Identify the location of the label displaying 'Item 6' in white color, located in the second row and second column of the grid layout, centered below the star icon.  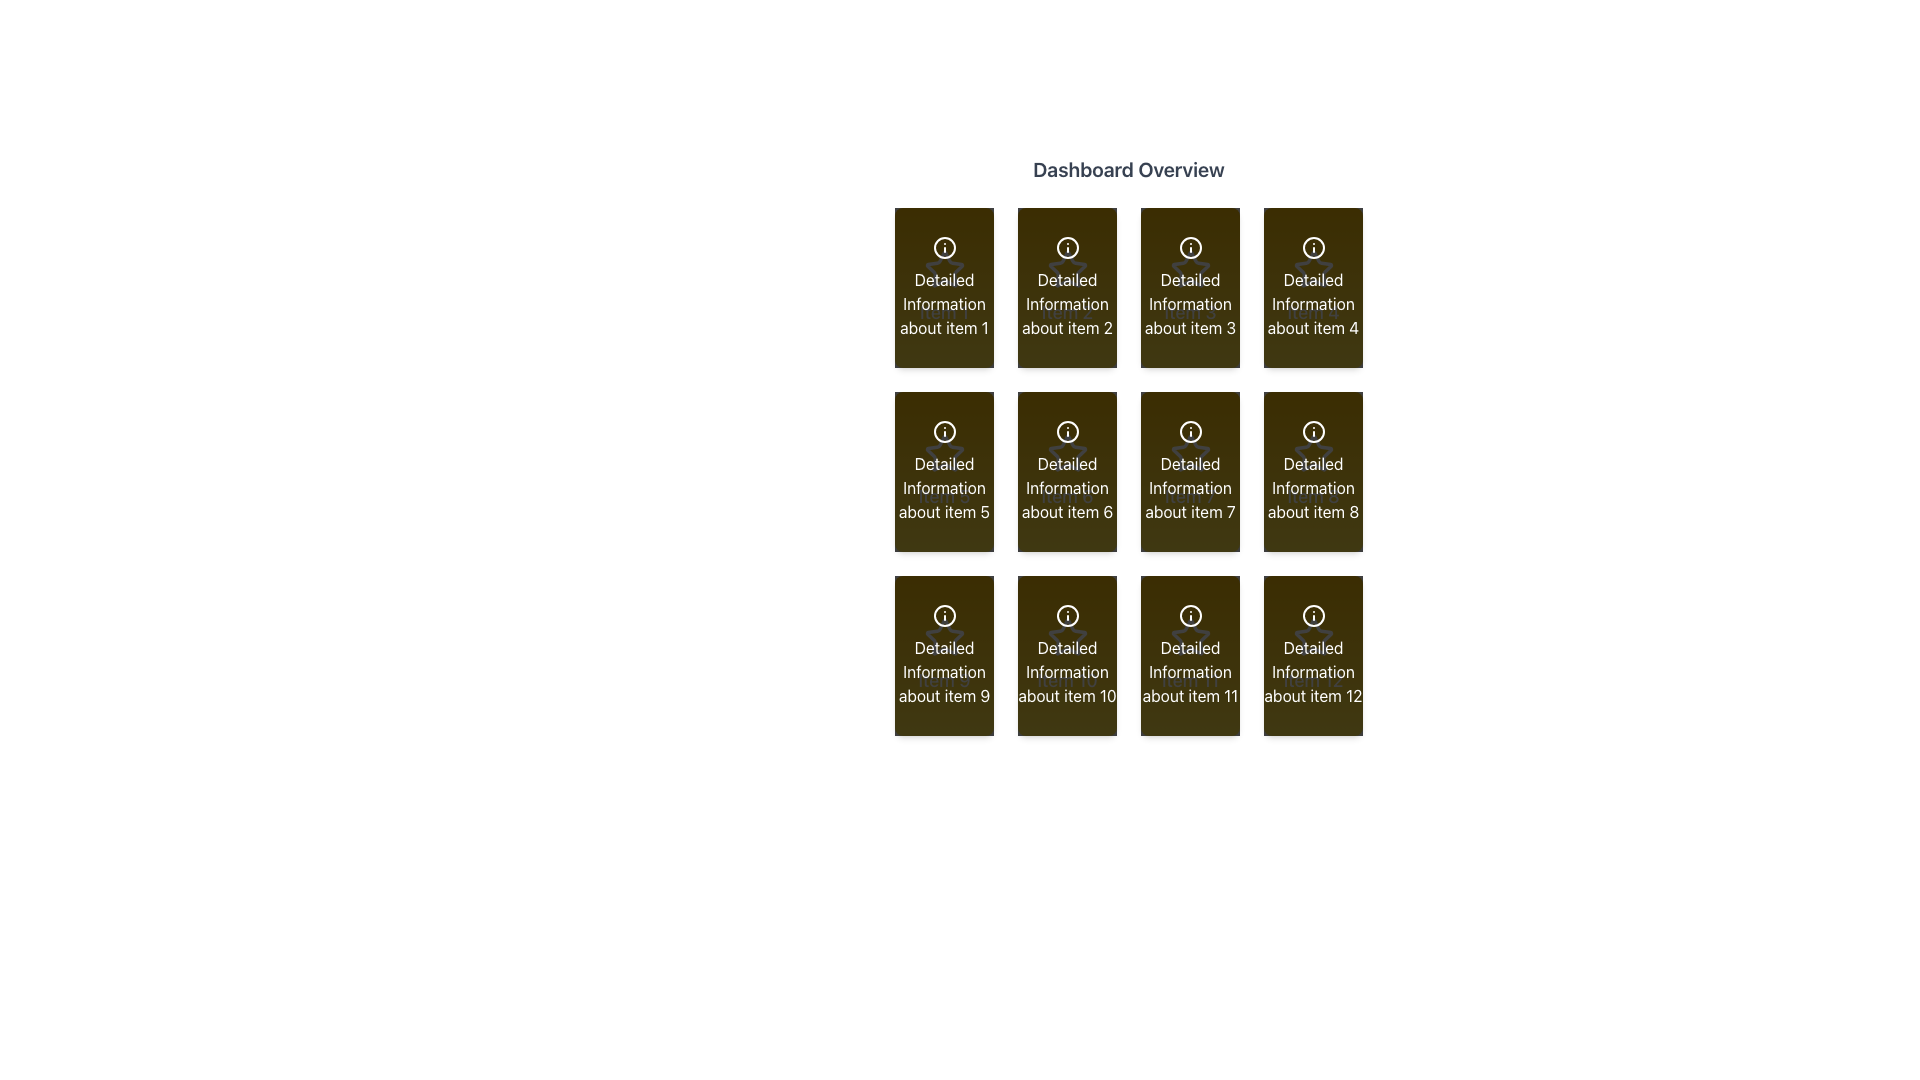
(1066, 496).